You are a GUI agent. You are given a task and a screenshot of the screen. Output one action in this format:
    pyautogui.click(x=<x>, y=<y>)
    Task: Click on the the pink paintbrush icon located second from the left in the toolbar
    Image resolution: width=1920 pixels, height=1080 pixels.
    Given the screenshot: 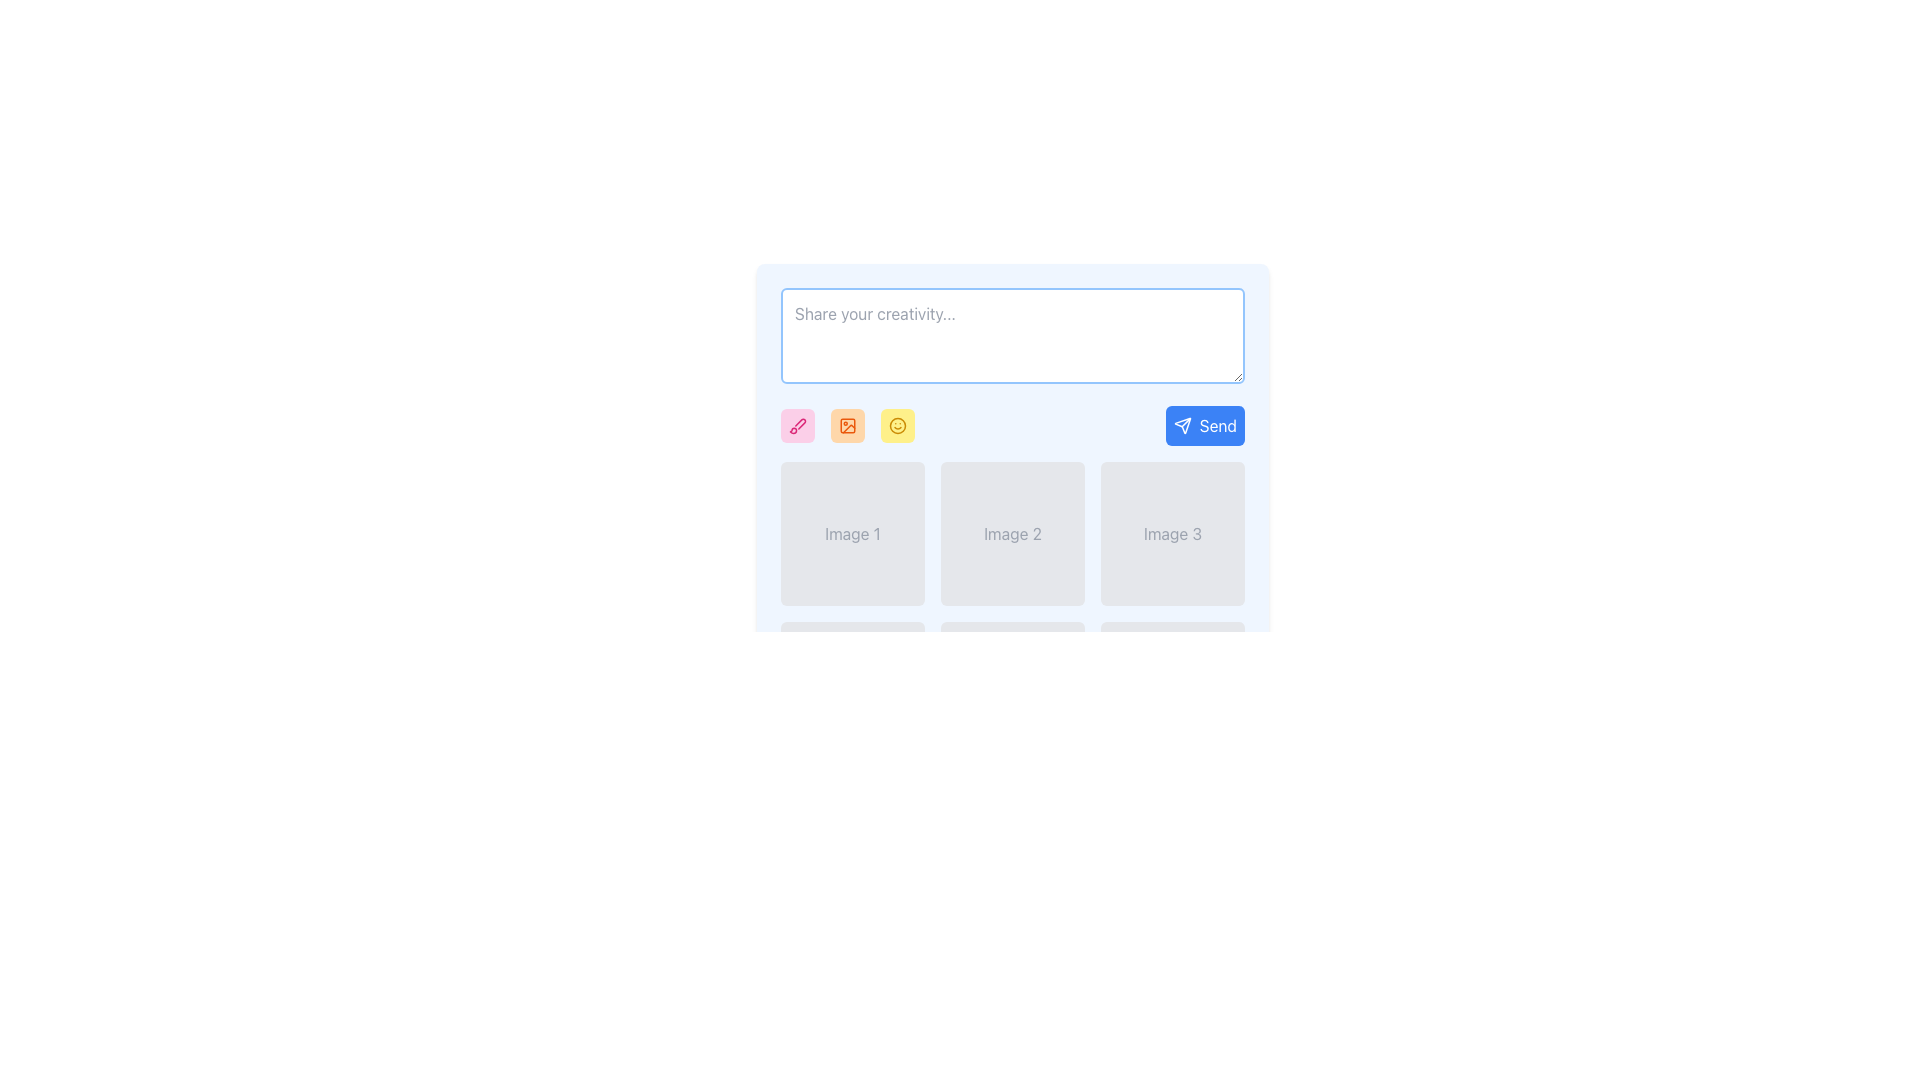 What is the action you would take?
    pyautogui.click(x=796, y=424)
    